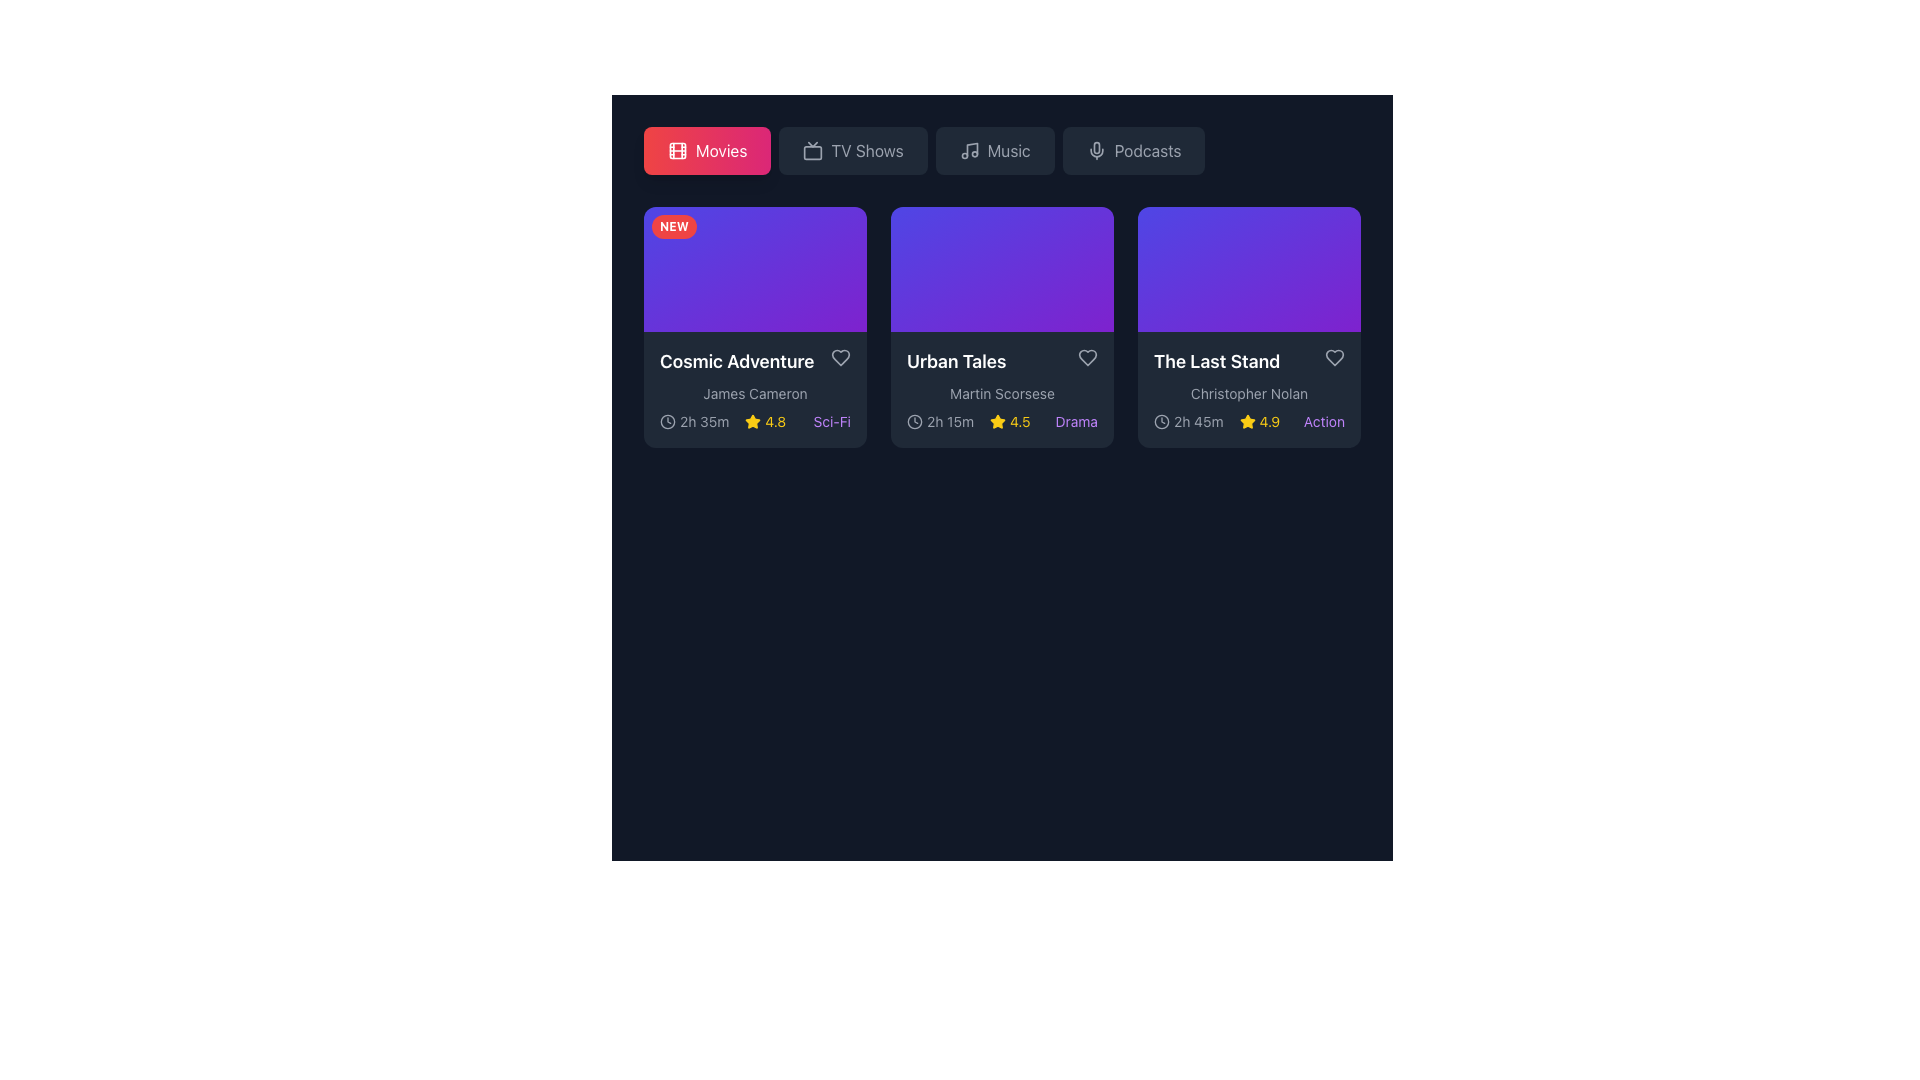 This screenshot has height=1080, width=1920. I want to click on the rounded rectangular button labeled 'Podcasts' with a microphone icon, so click(1134, 149).